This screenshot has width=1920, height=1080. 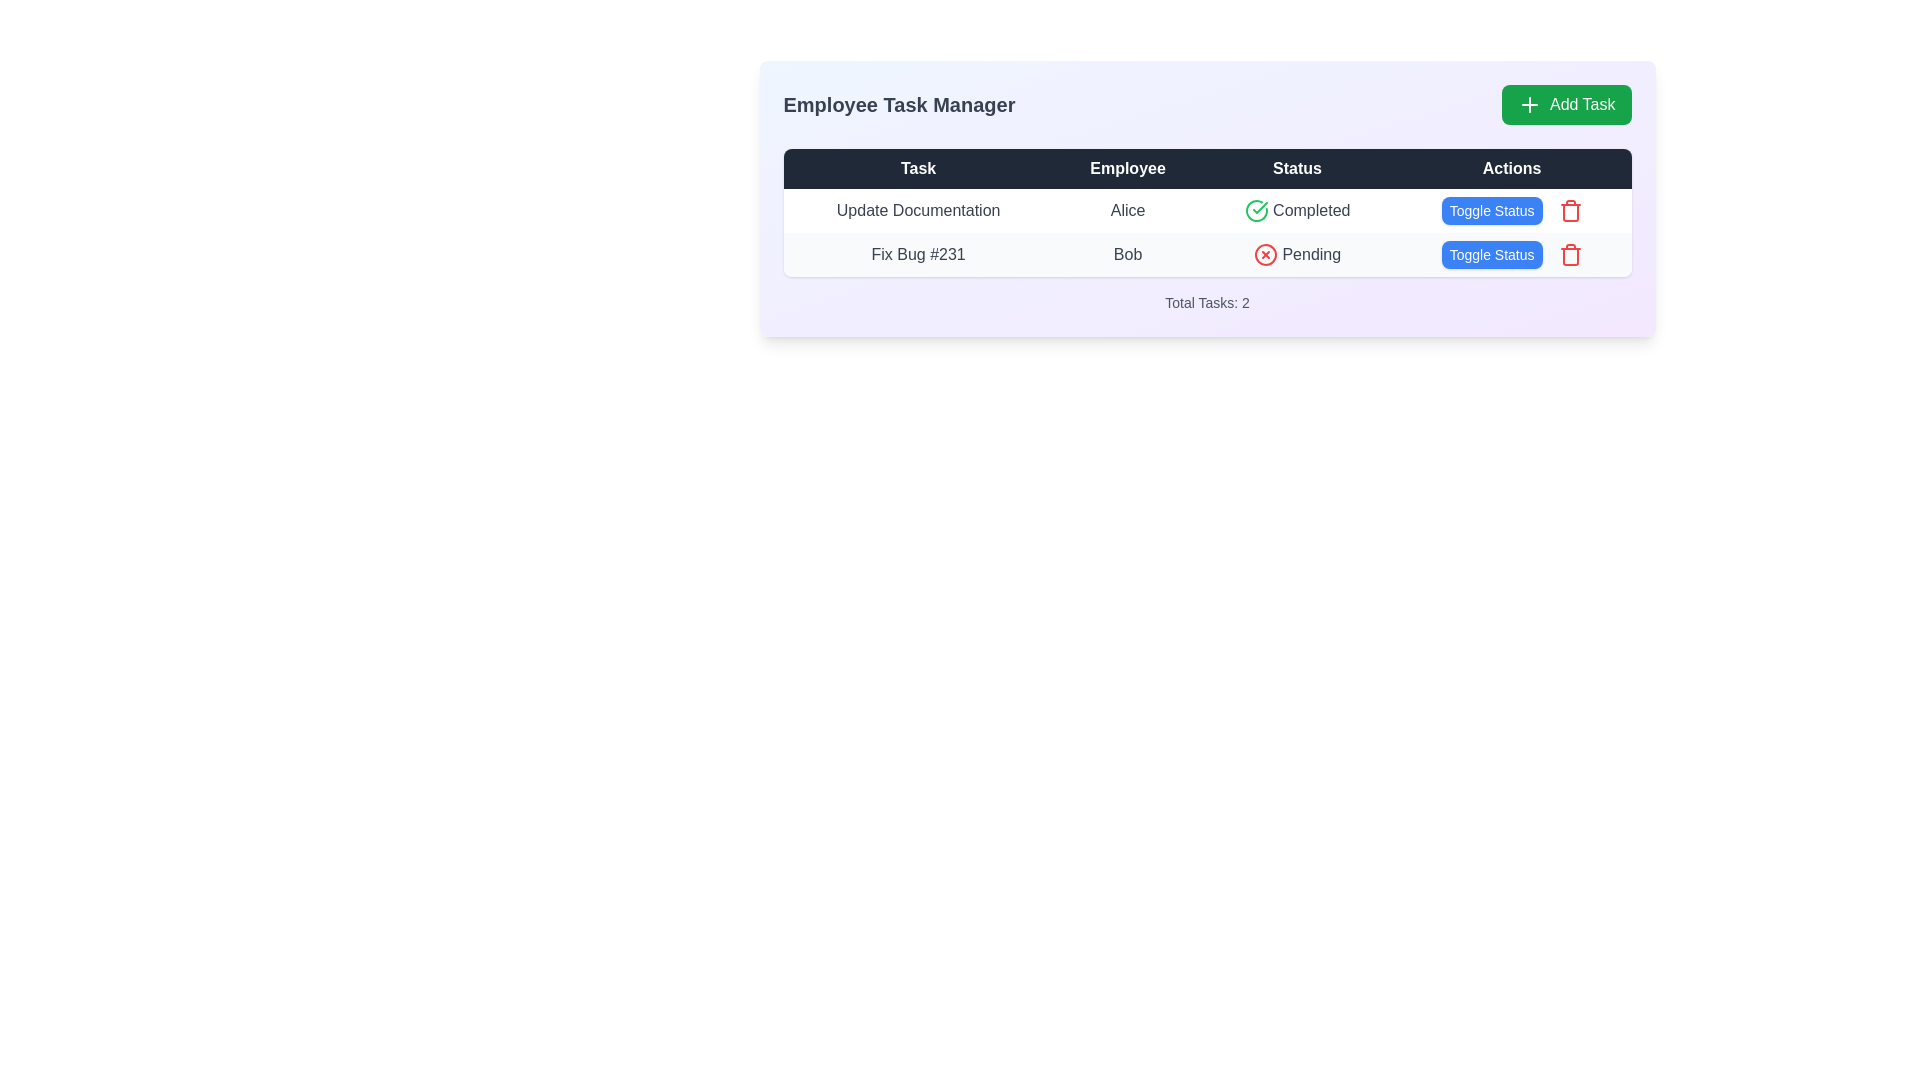 I want to click on the text label 'Employee', which is the second column header of a table, positioned between 'Task' and 'Status', so click(x=1128, y=168).